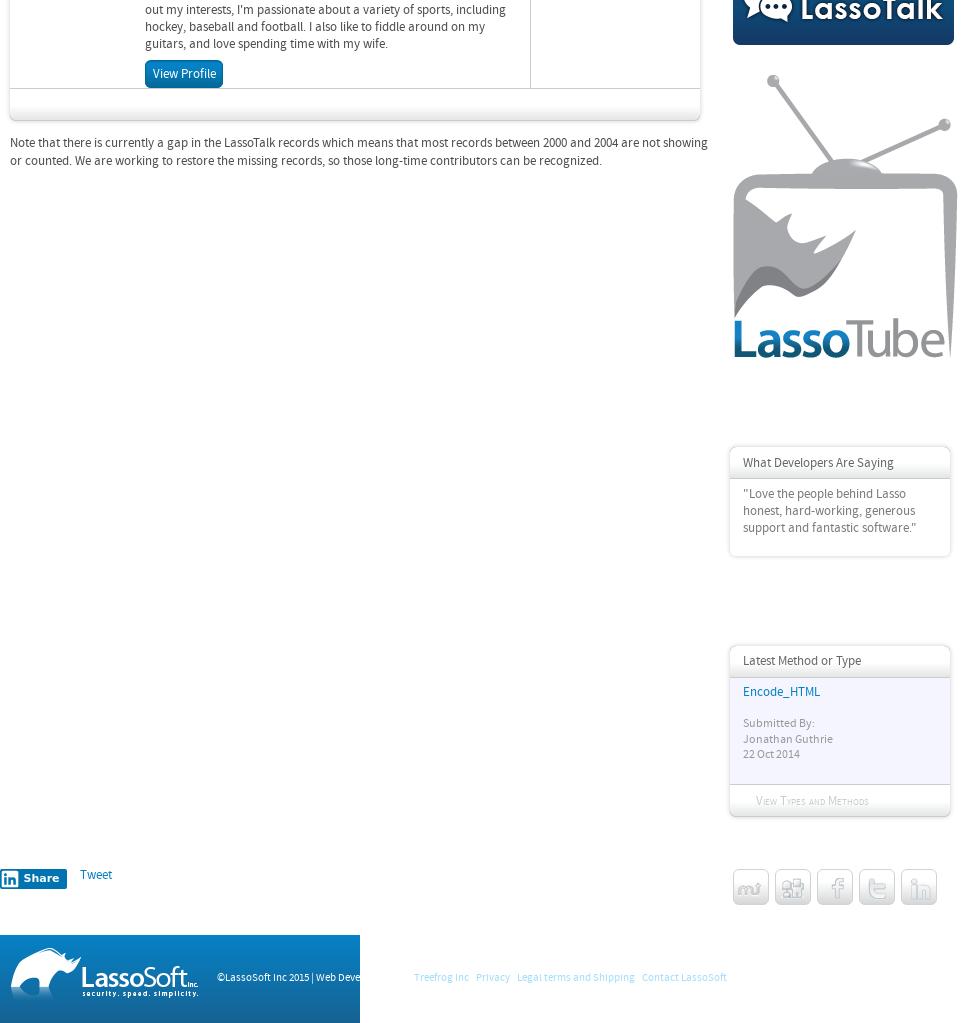  I want to click on 'Submitted By:', so click(779, 723).